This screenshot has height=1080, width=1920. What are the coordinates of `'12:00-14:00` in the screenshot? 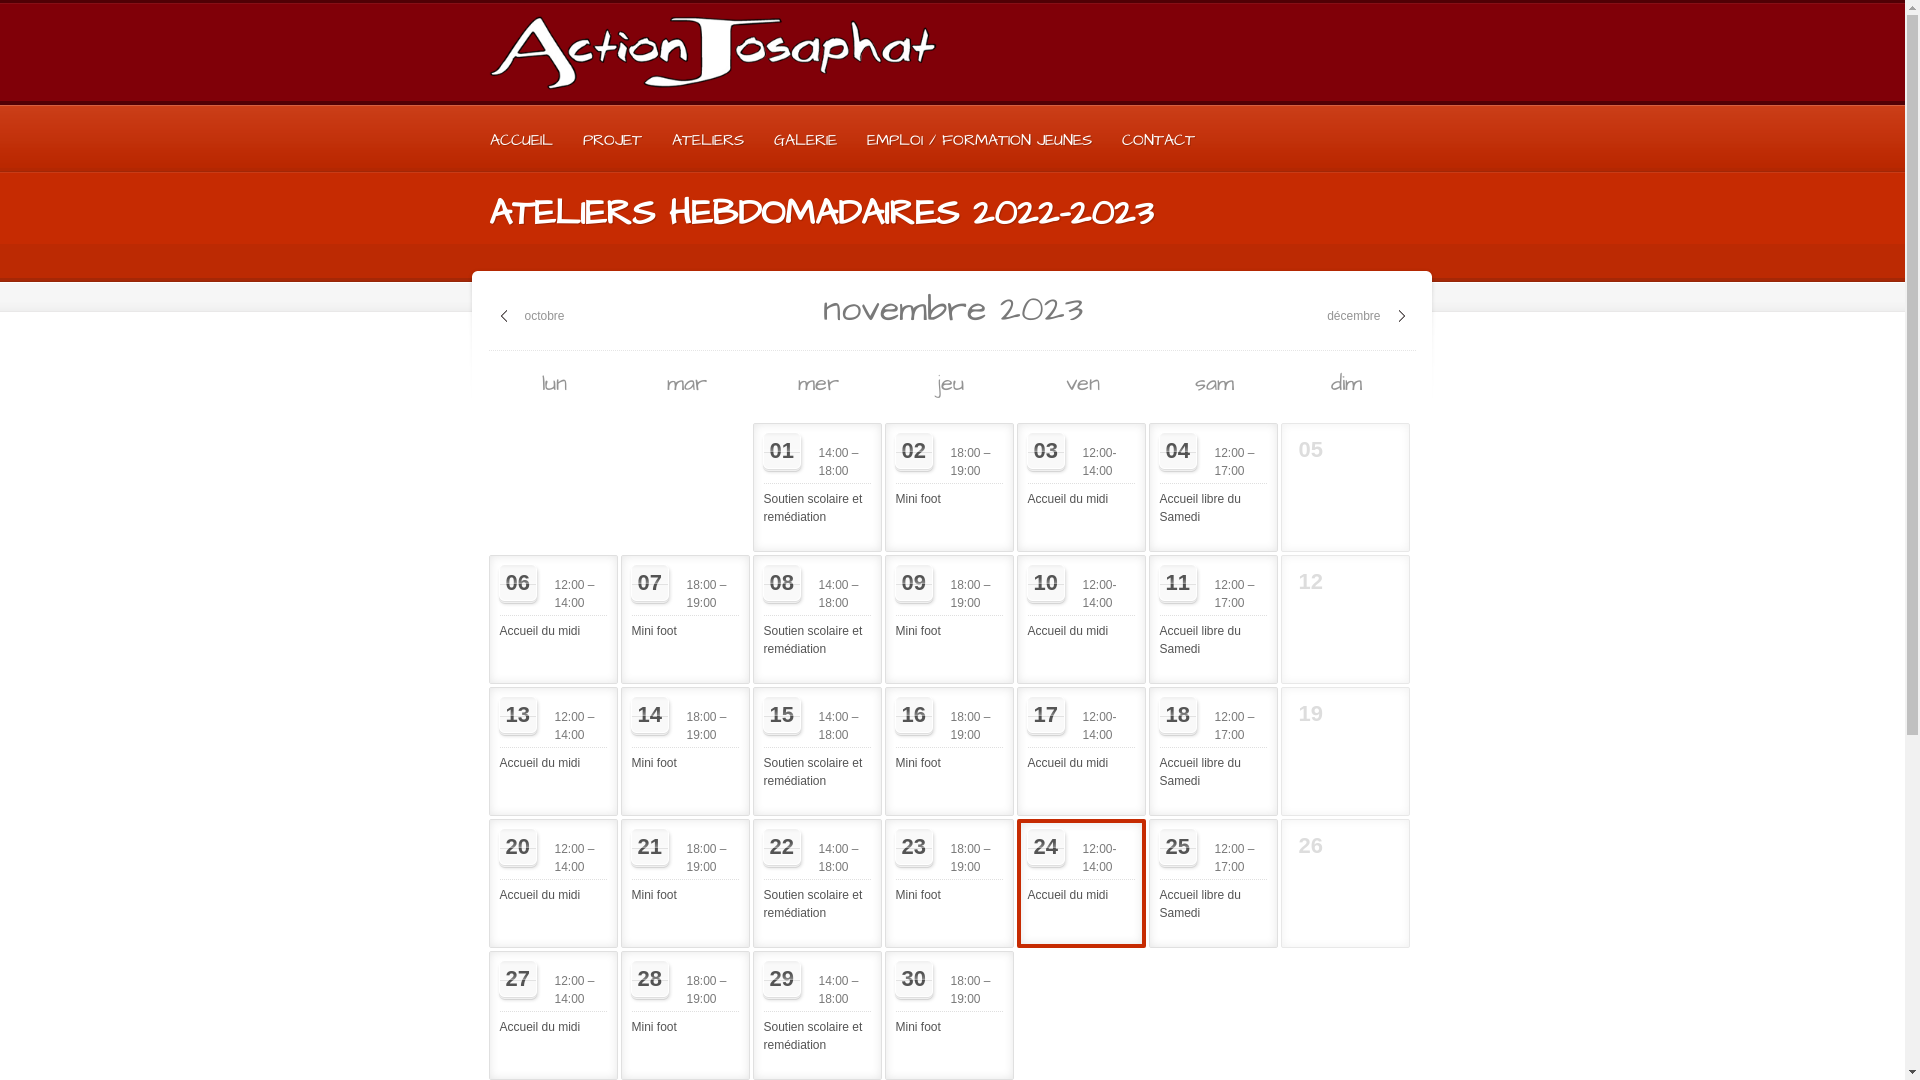 It's located at (1080, 470).